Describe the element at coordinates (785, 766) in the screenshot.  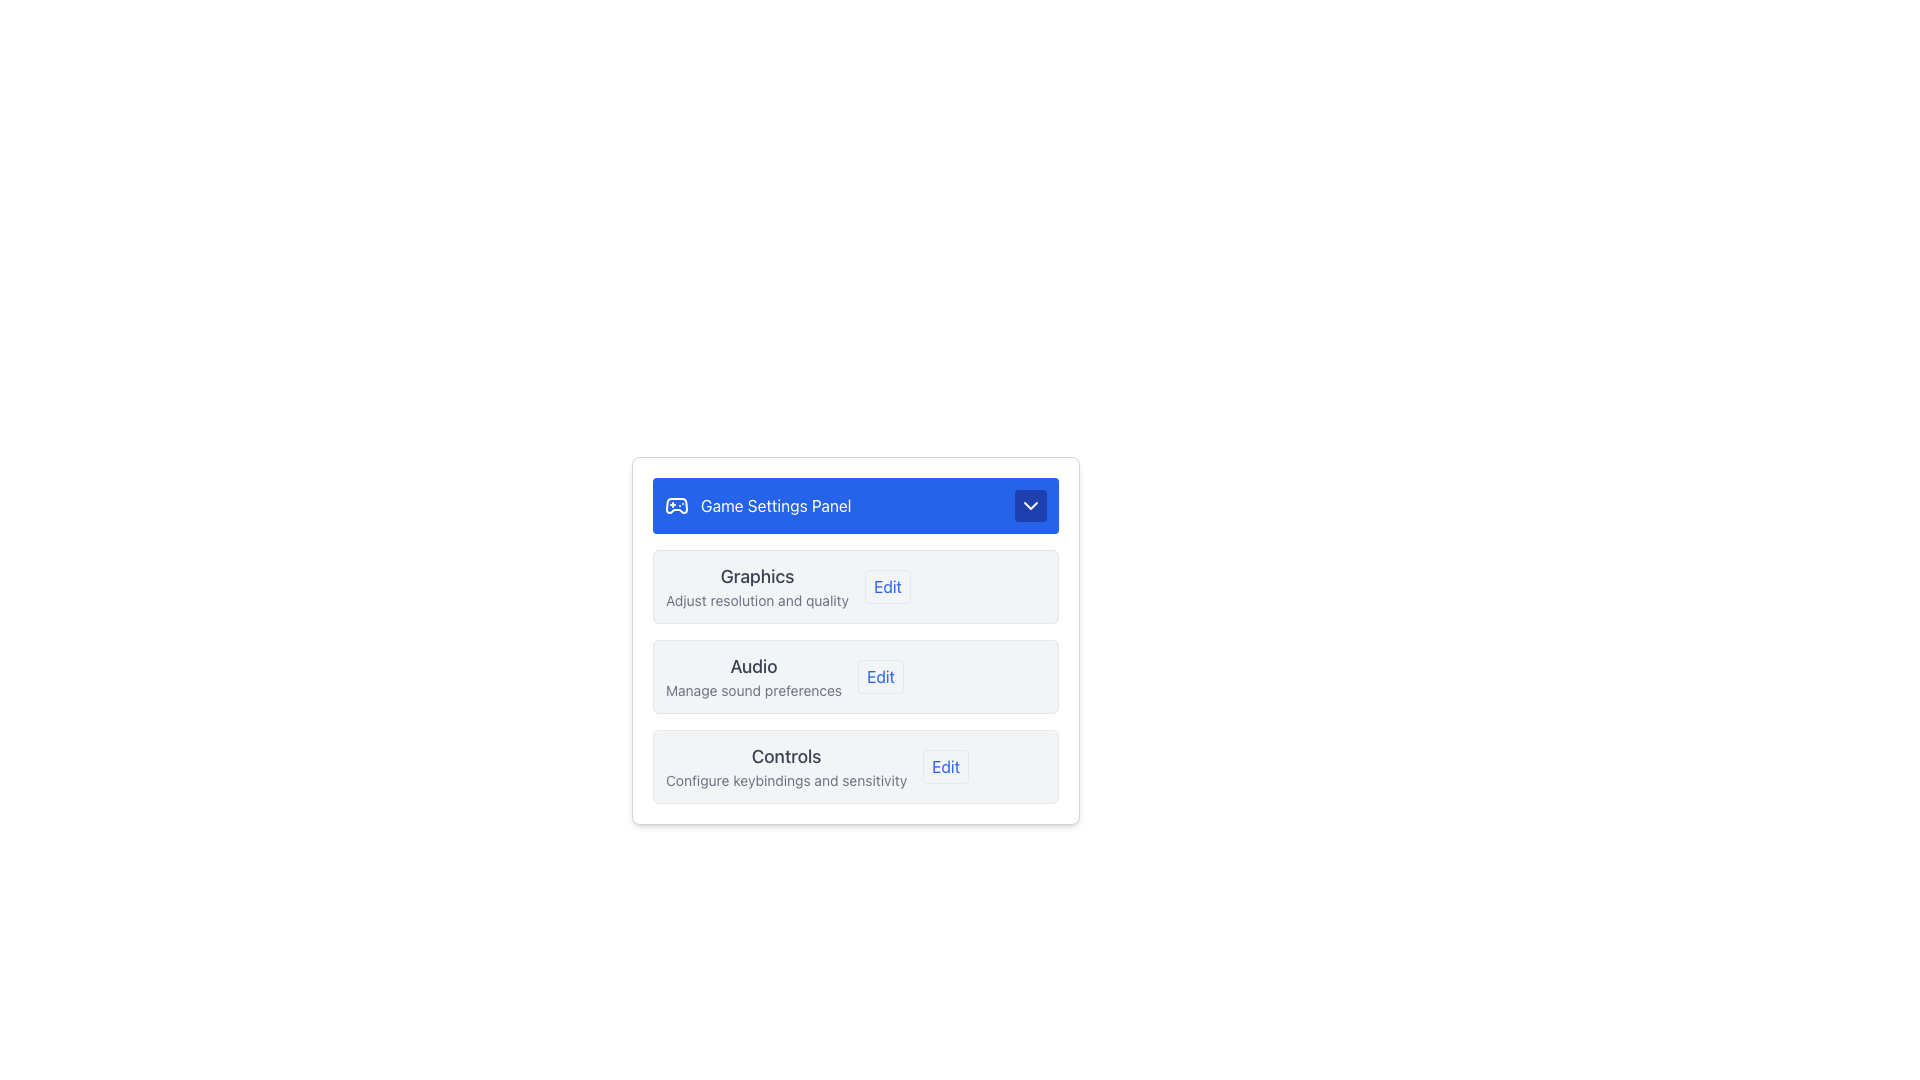
I see `the label element titled 'Controls' which includes the subtitle 'Configure keybindings and sensitivity', located centrally within its section` at that location.